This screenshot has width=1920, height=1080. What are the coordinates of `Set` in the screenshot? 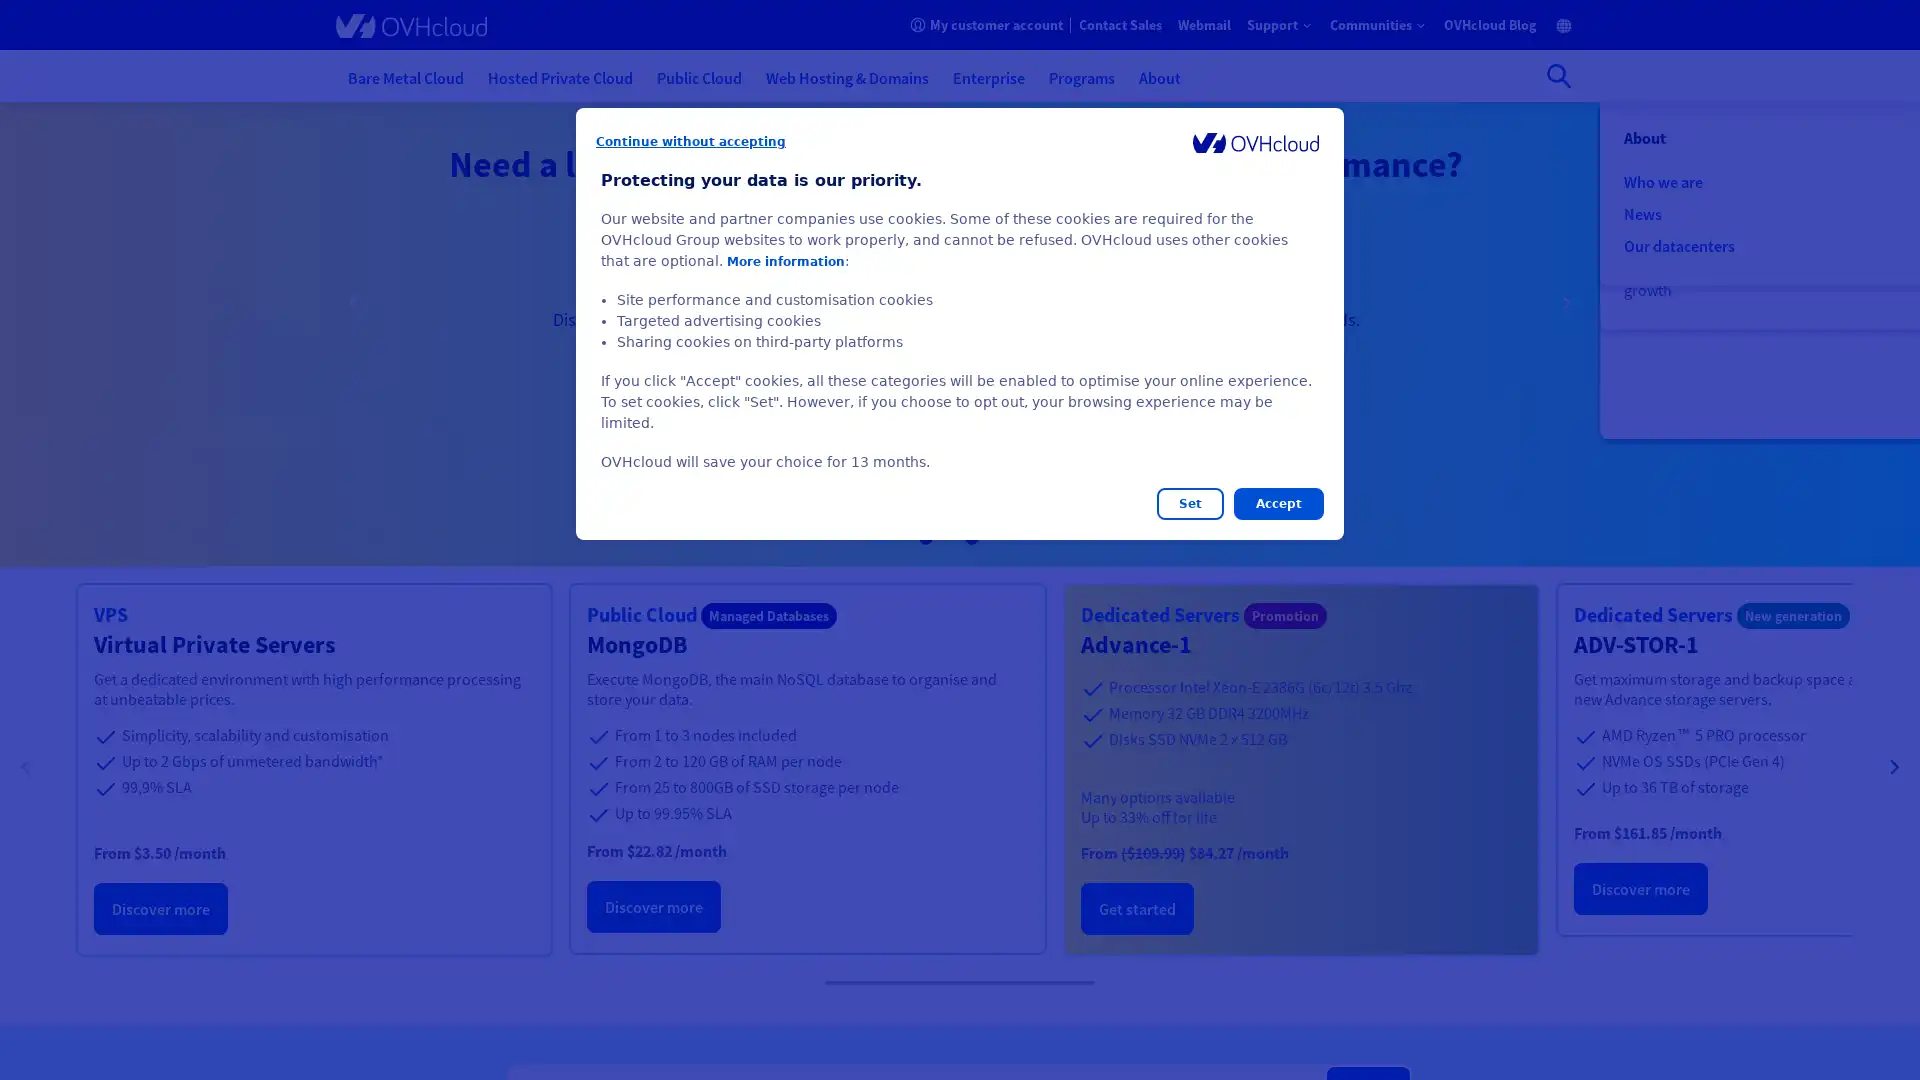 It's located at (1190, 503).